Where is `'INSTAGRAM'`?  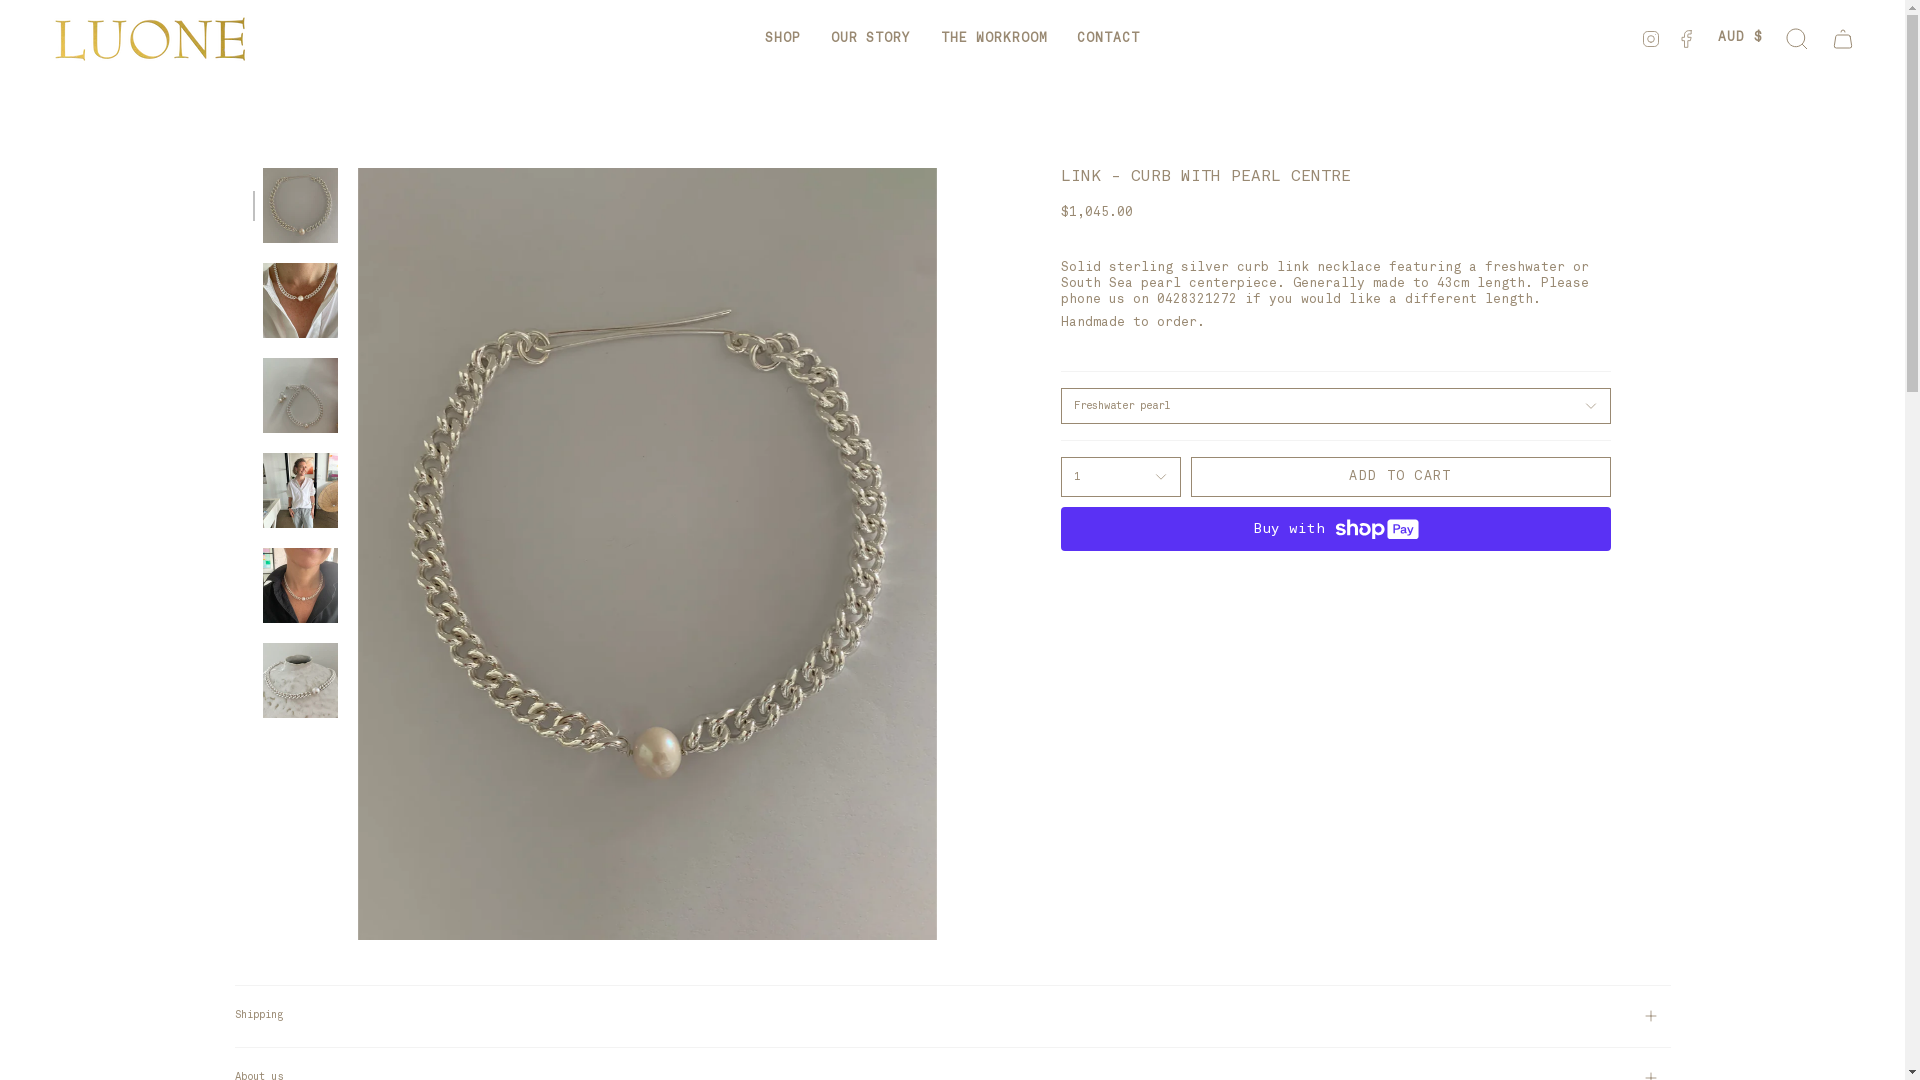 'INSTAGRAM' is located at coordinates (1651, 38).